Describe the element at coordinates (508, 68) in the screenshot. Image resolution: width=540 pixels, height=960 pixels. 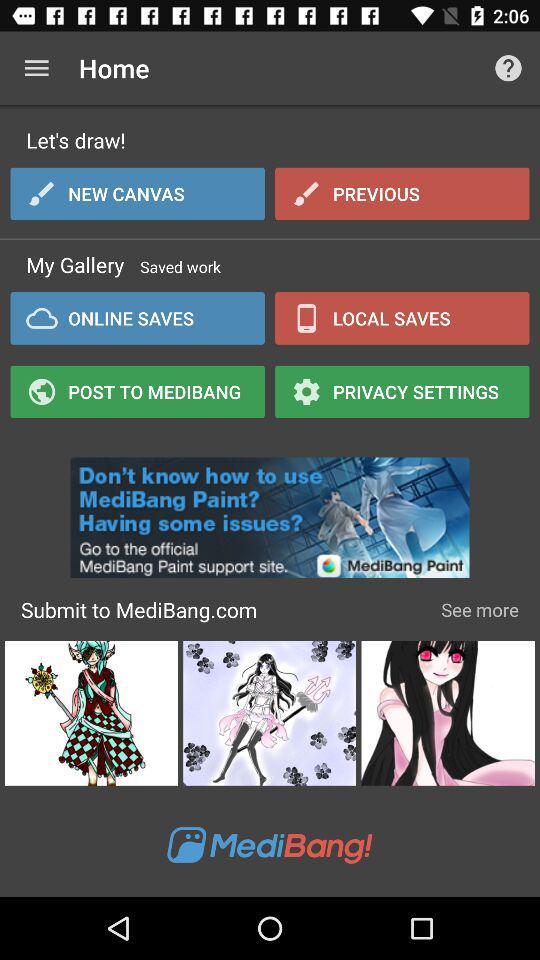
I see `the icon next to the home item` at that location.